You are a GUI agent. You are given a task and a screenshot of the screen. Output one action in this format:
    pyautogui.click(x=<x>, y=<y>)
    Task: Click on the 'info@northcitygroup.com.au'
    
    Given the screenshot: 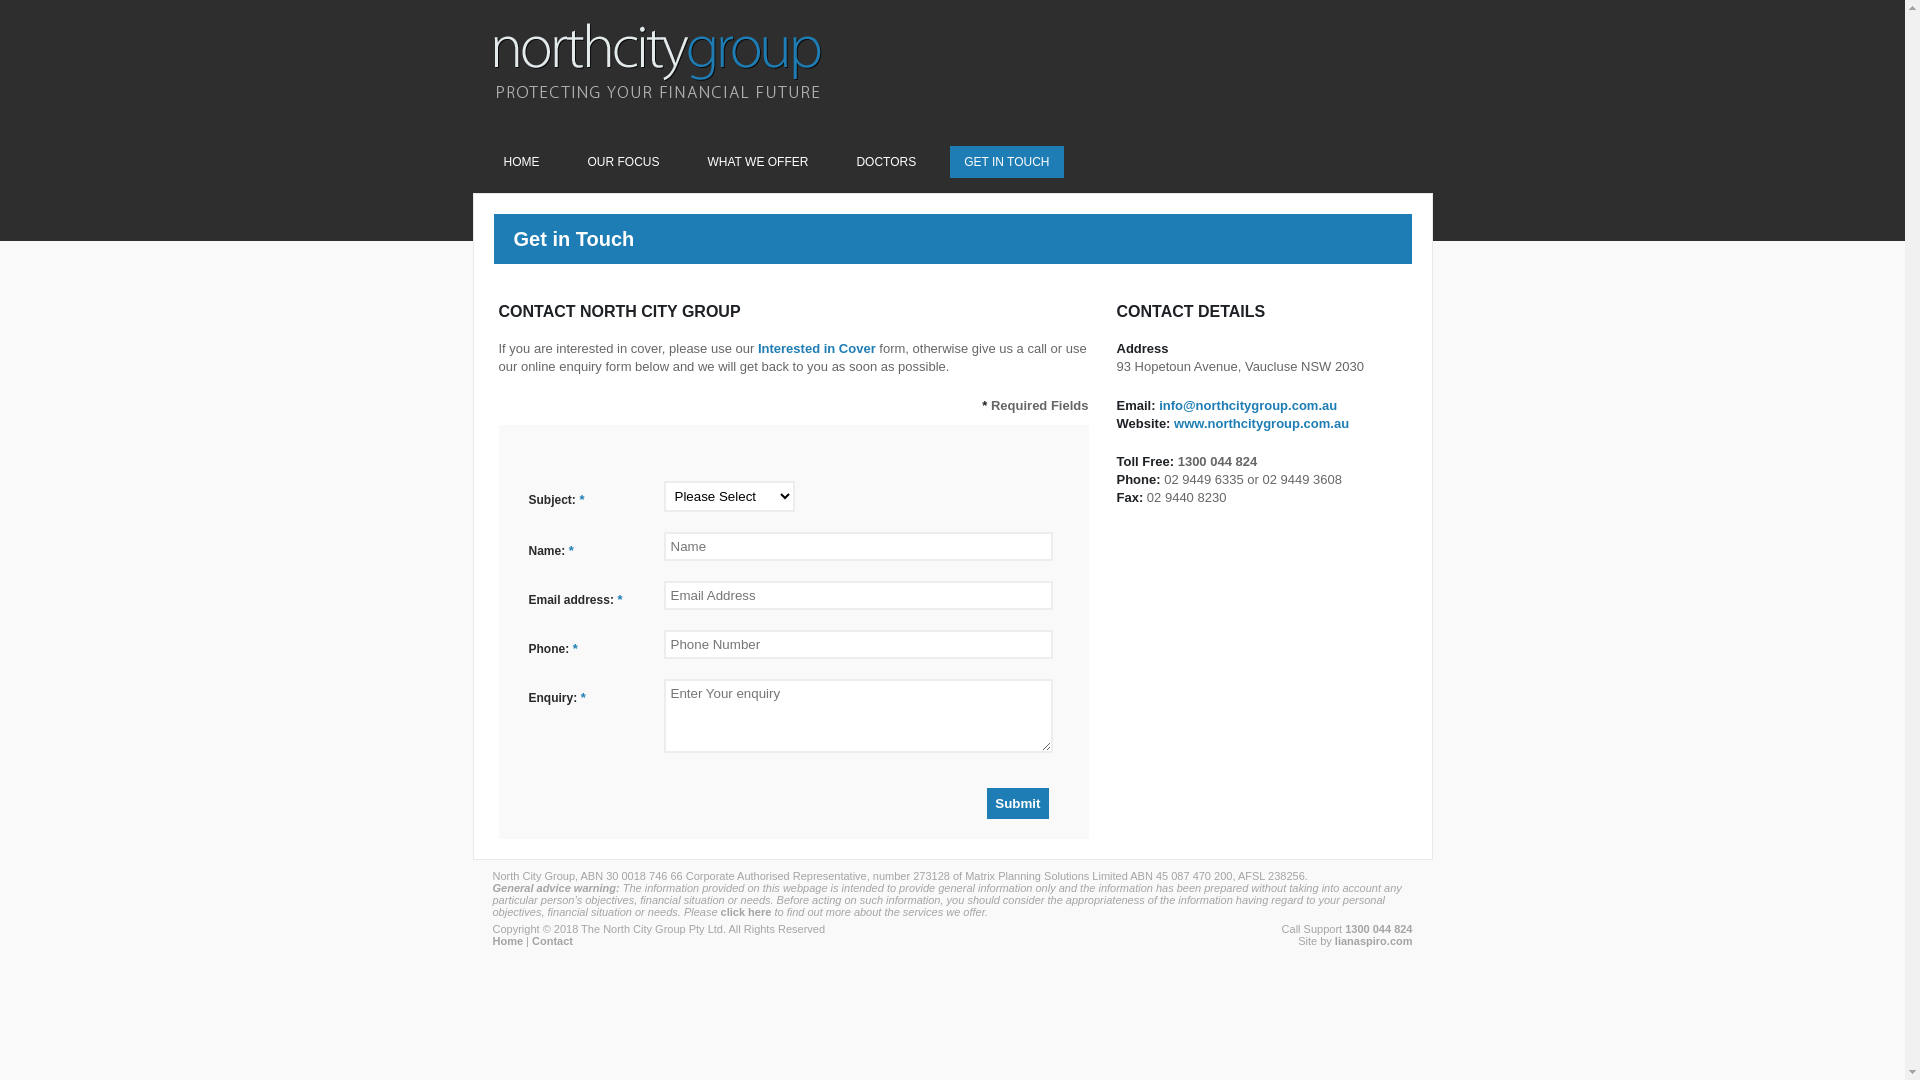 What is the action you would take?
    pyautogui.click(x=1247, y=405)
    